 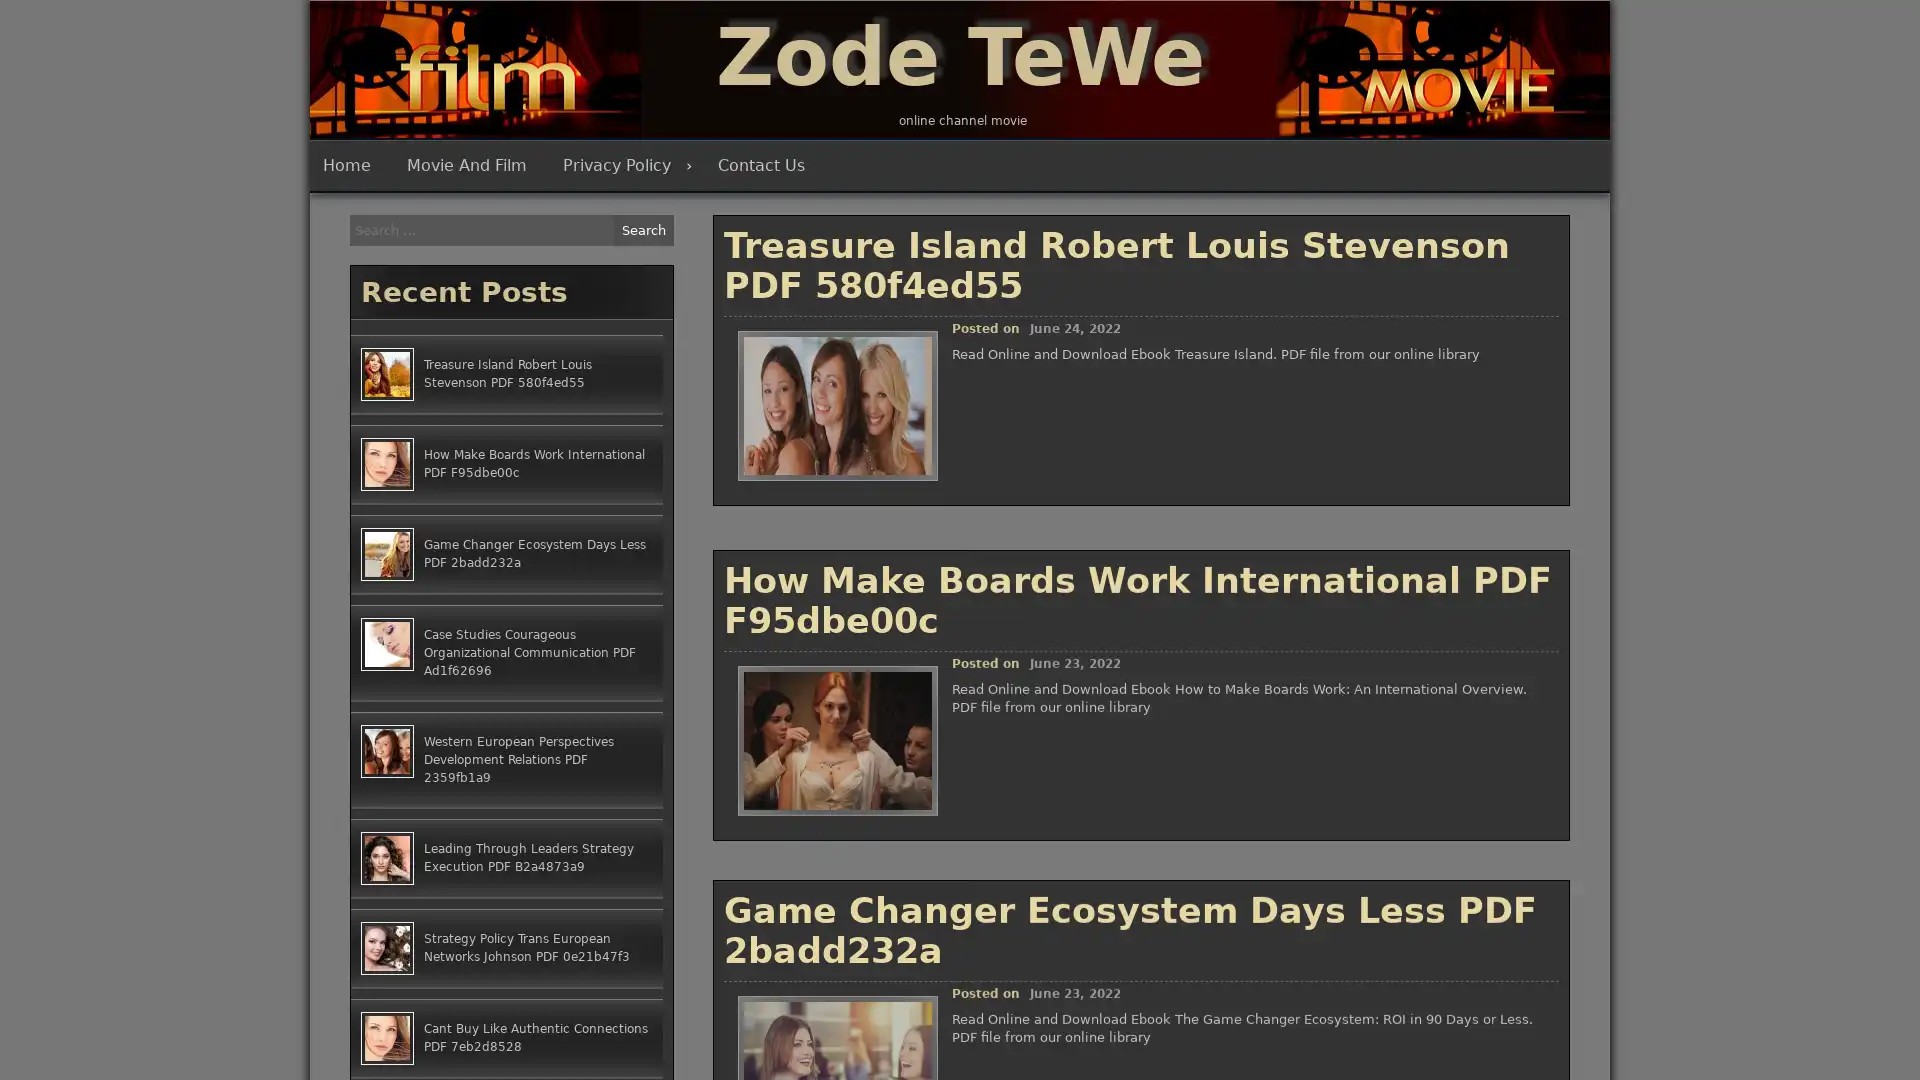 I want to click on Search, so click(x=643, y=229).